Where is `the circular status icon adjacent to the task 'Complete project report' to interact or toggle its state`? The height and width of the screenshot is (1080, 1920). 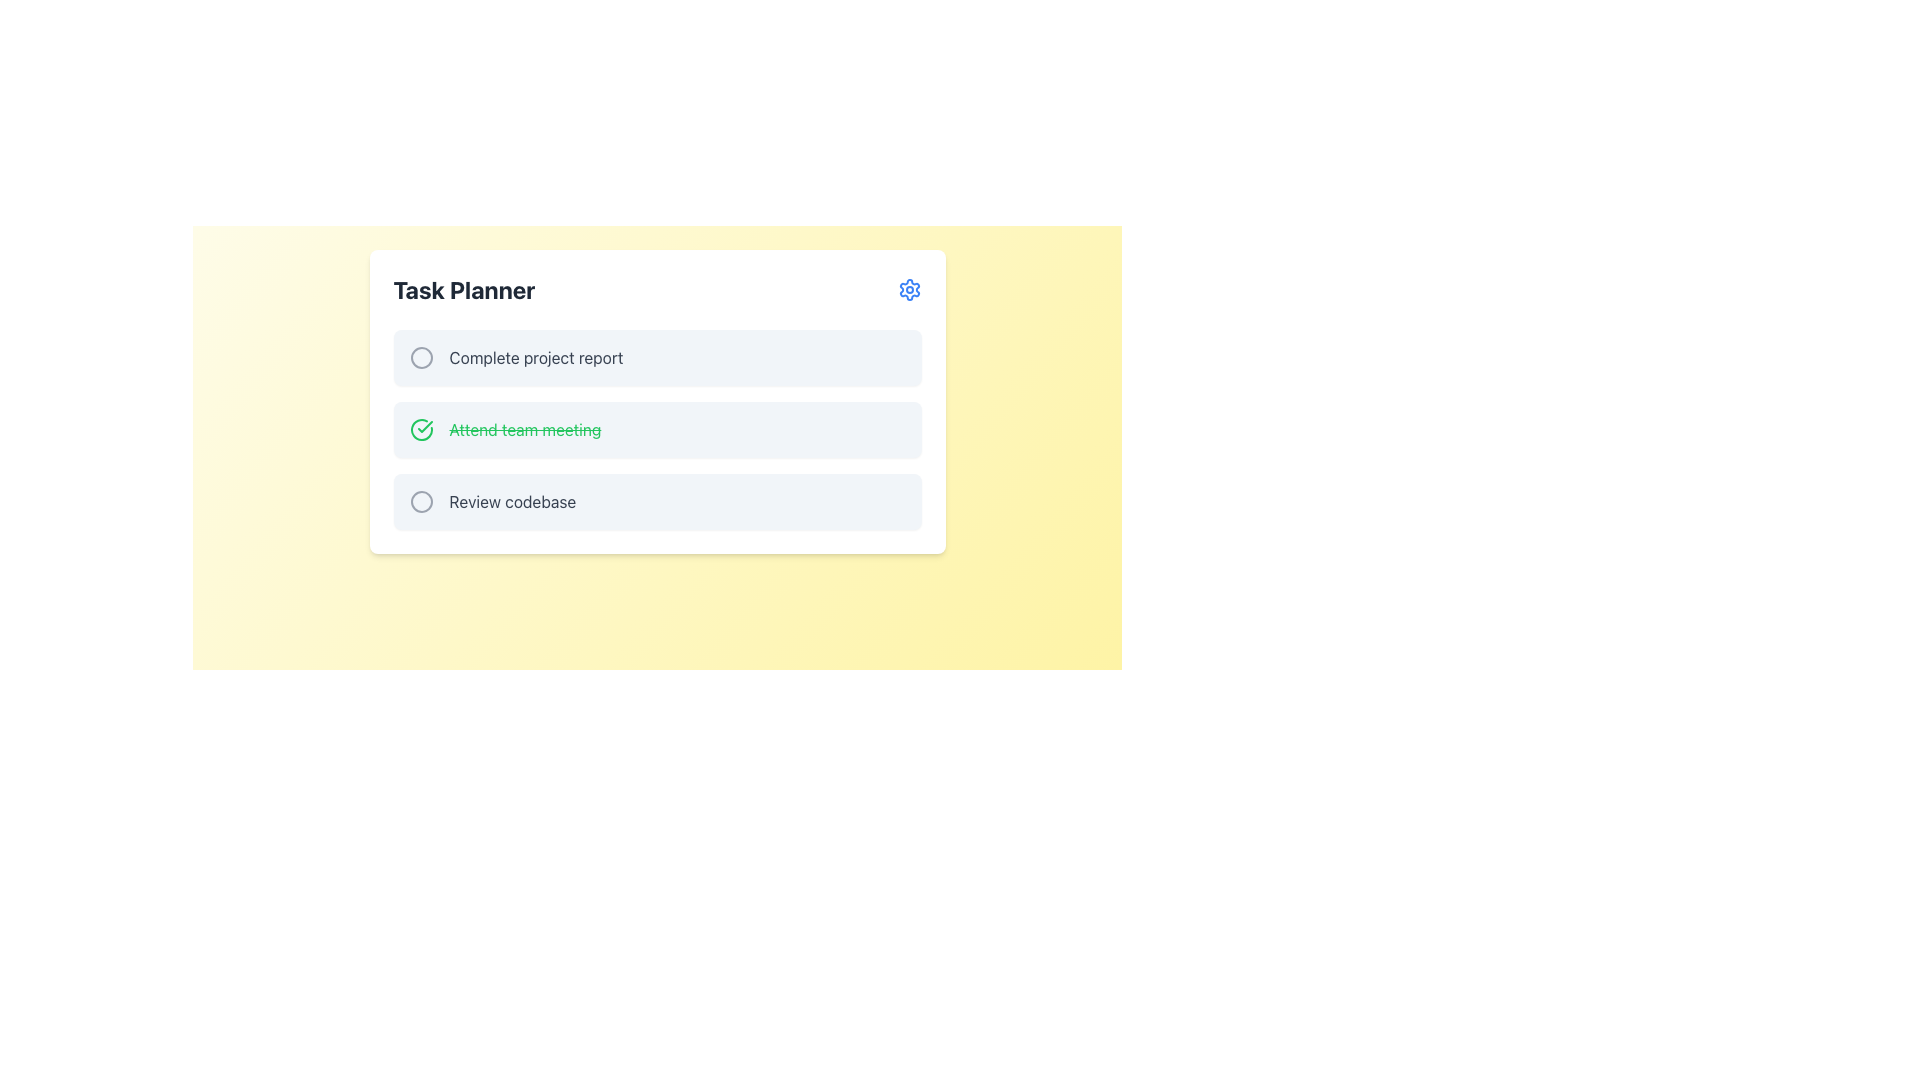
the circular status icon adjacent to the task 'Complete project report' to interact or toggle its state is located at coordinates (420, 357).